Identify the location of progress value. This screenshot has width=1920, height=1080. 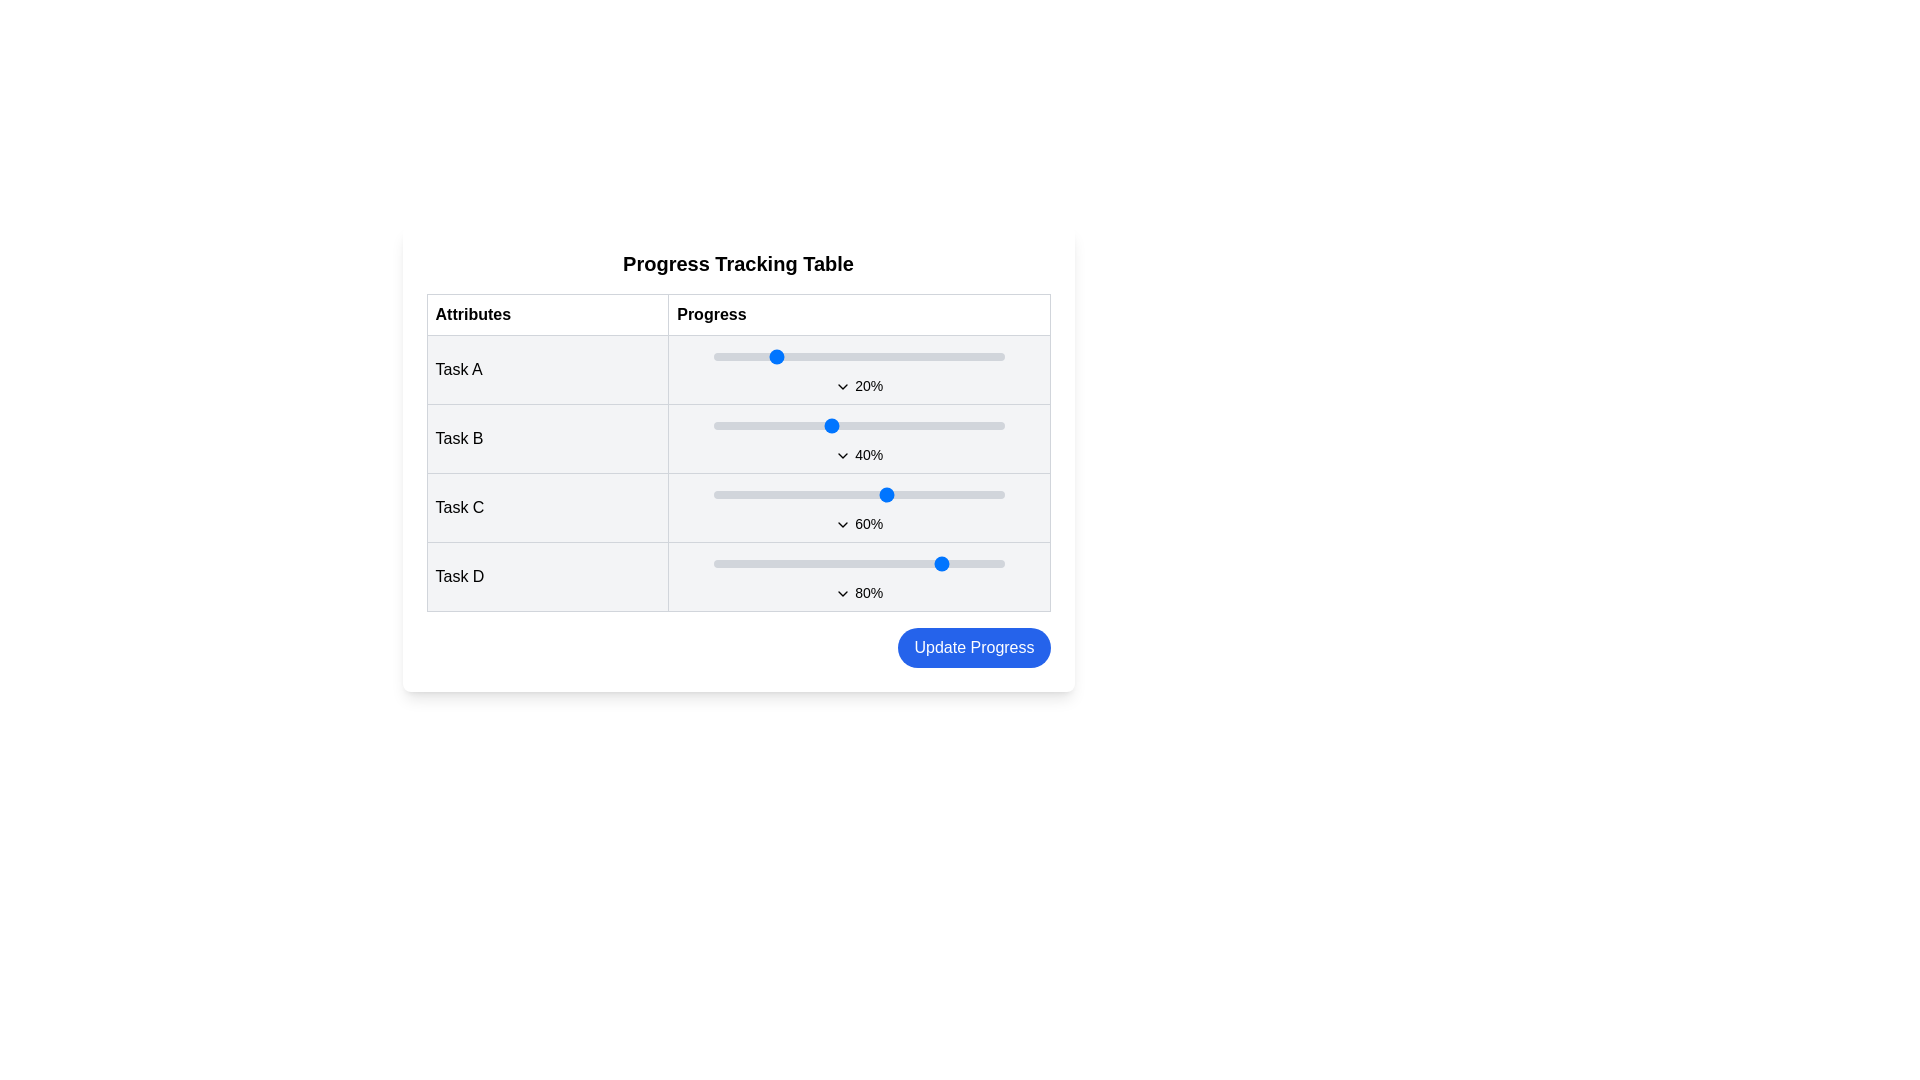
(890, 356).